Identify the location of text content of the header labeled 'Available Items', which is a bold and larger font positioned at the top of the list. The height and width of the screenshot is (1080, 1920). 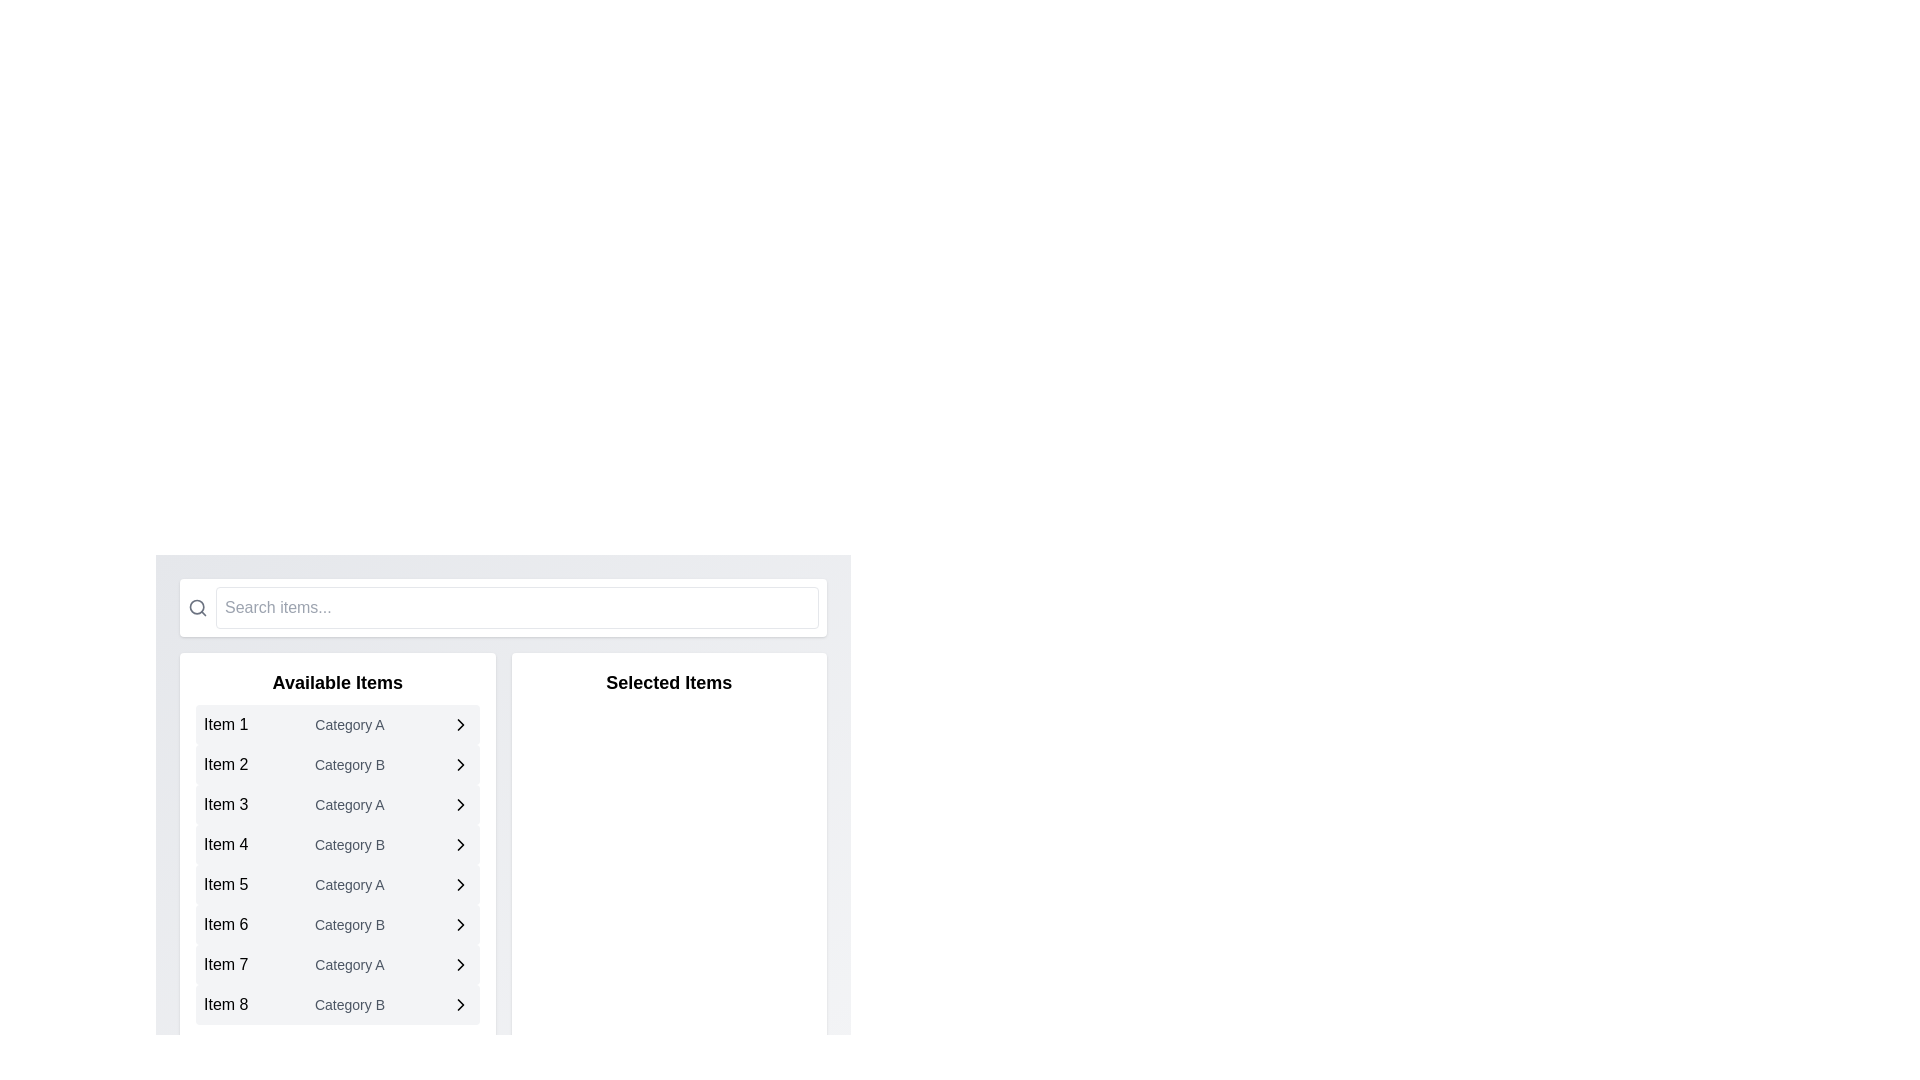
(337, 681).